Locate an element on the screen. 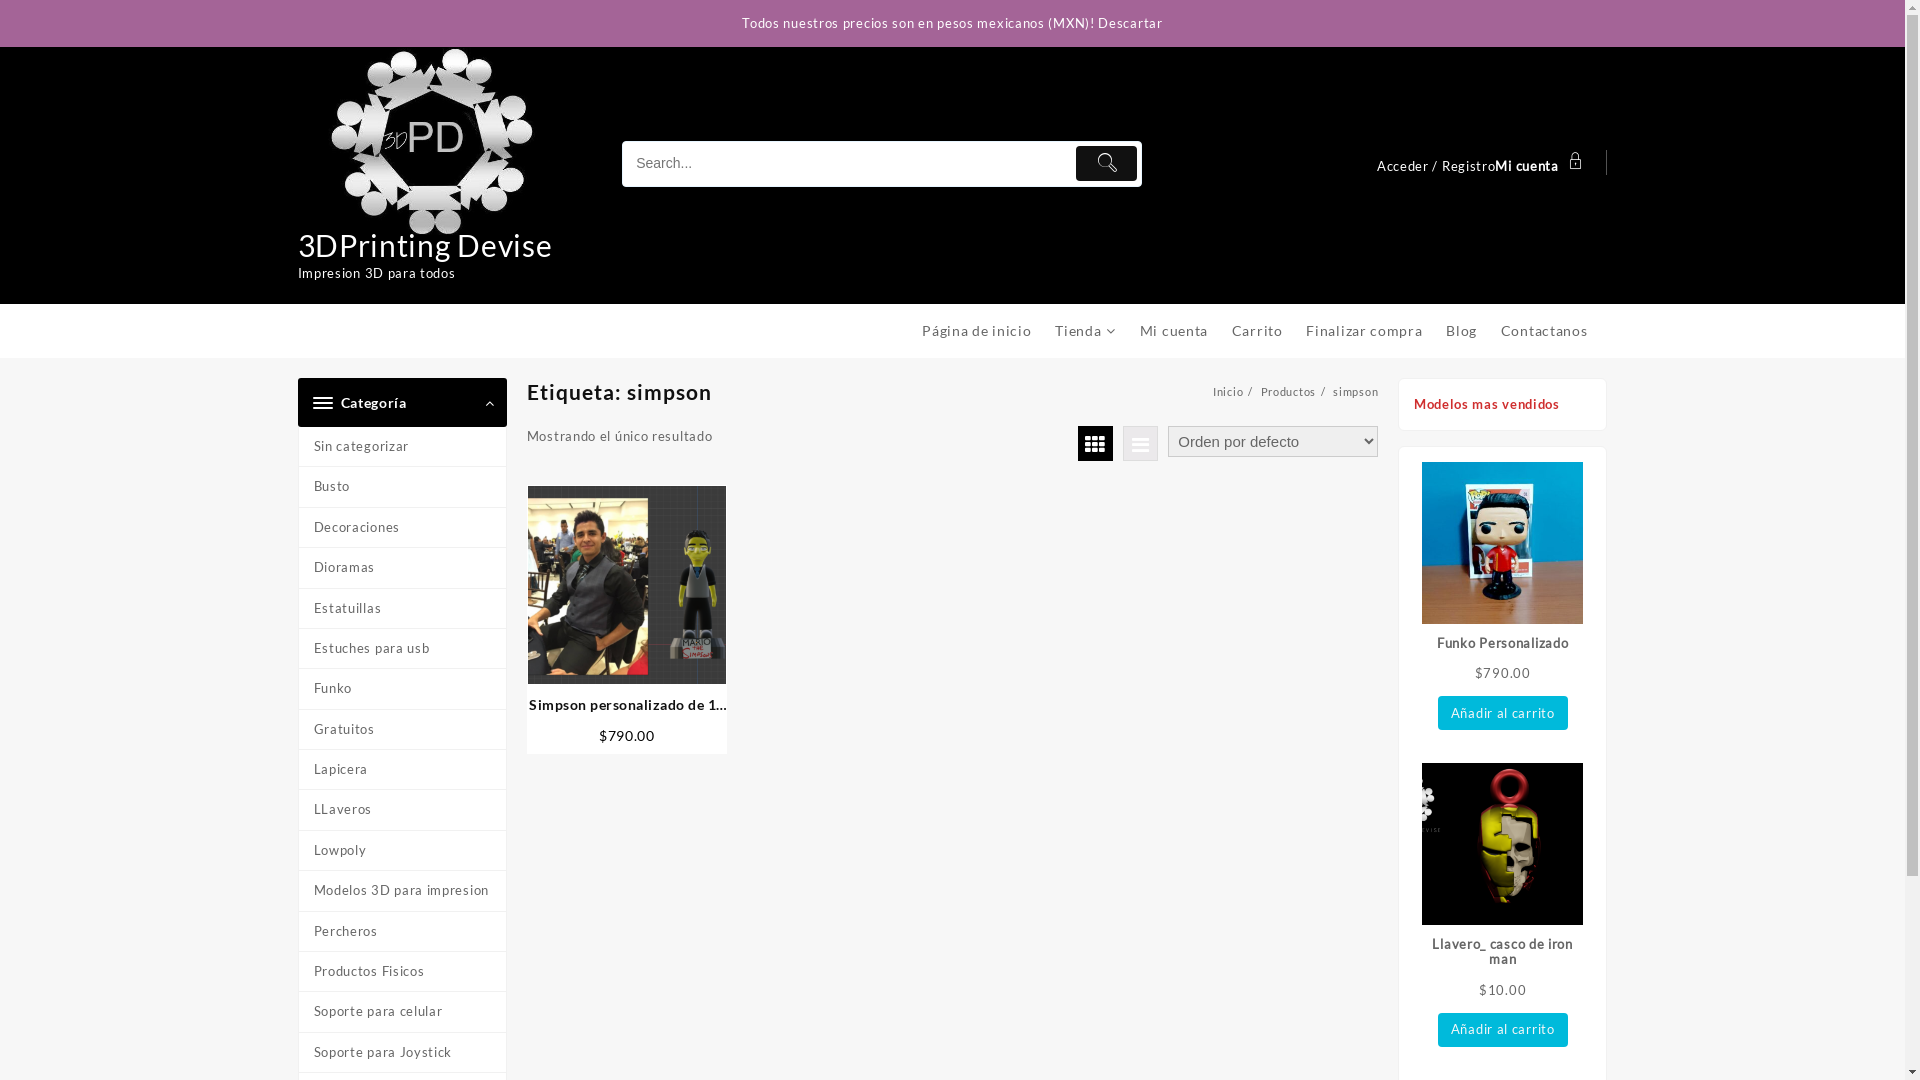 The height and width of the screenshot is (1080, 1920). 'Contactanos' is located at coordinates (1553, 329).